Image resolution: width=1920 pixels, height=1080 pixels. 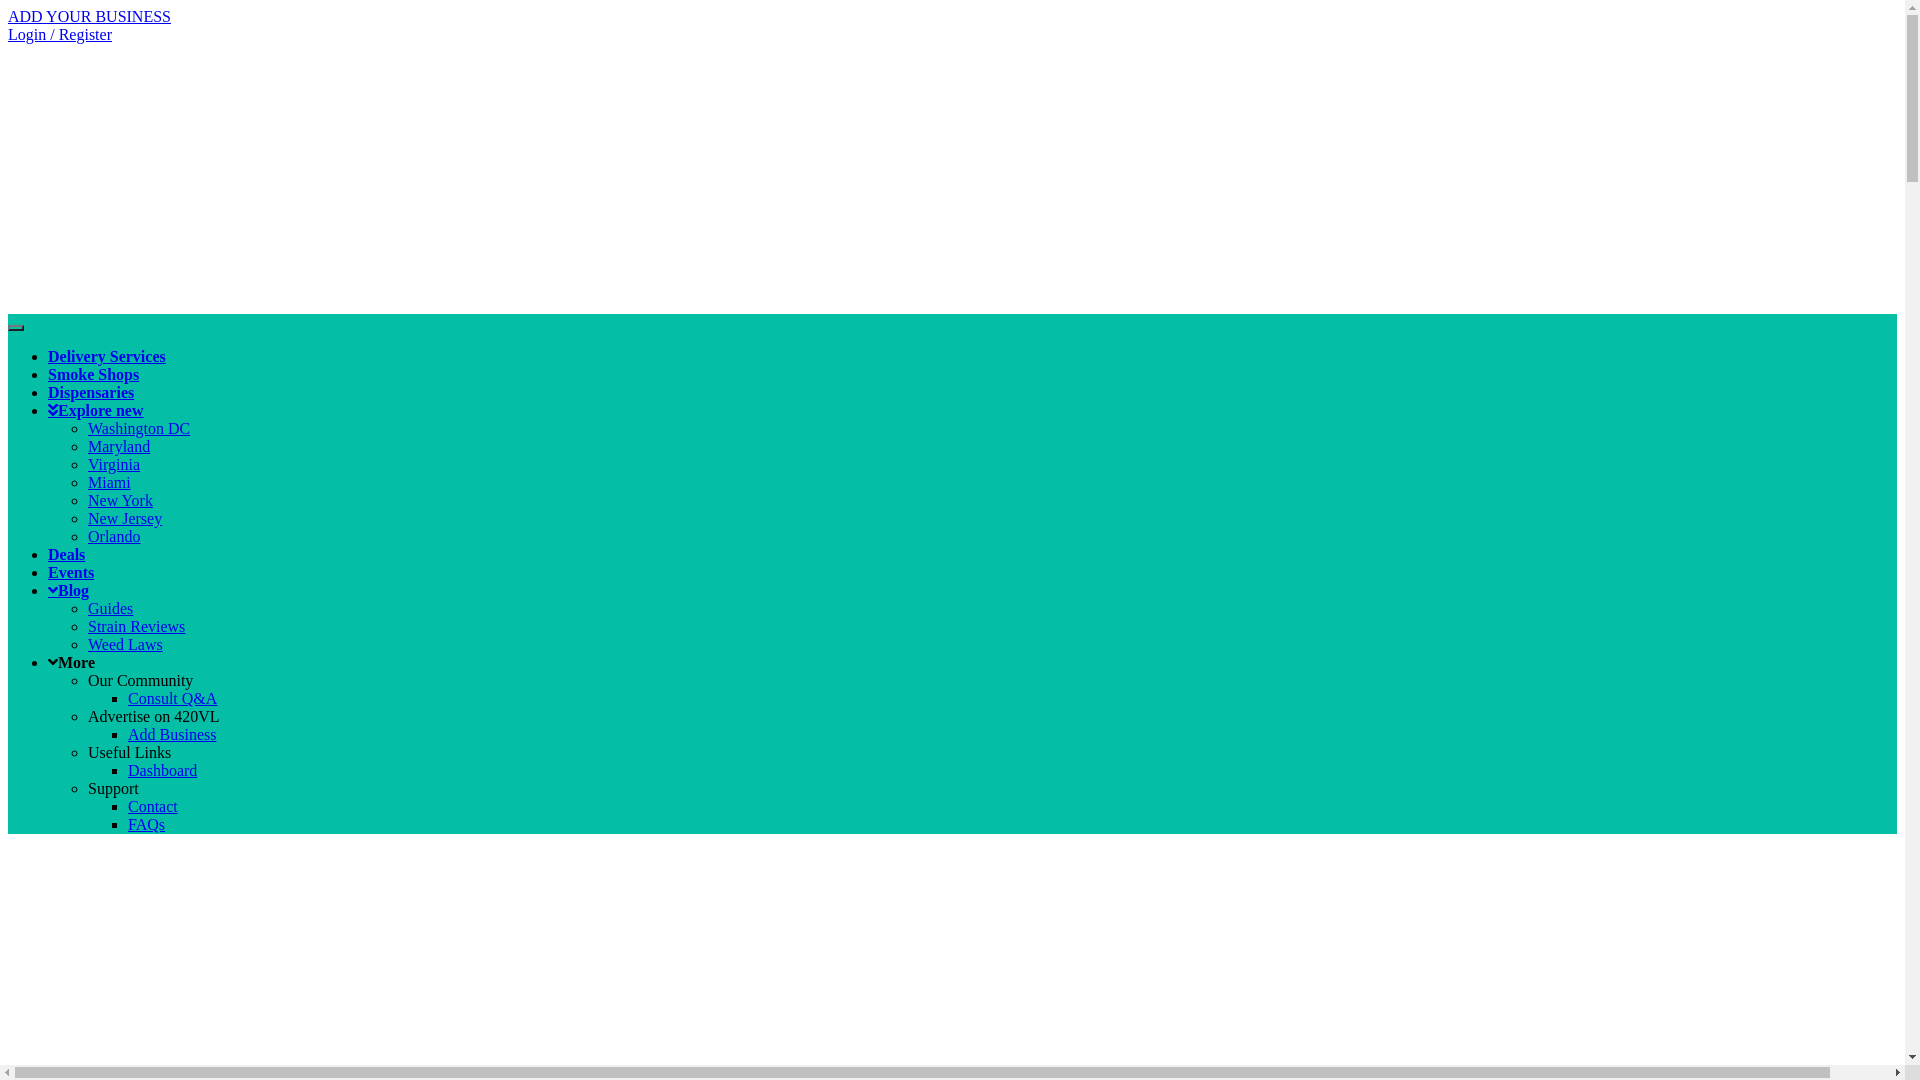 I want to click on 'Contact', so click(x=152, y=805).